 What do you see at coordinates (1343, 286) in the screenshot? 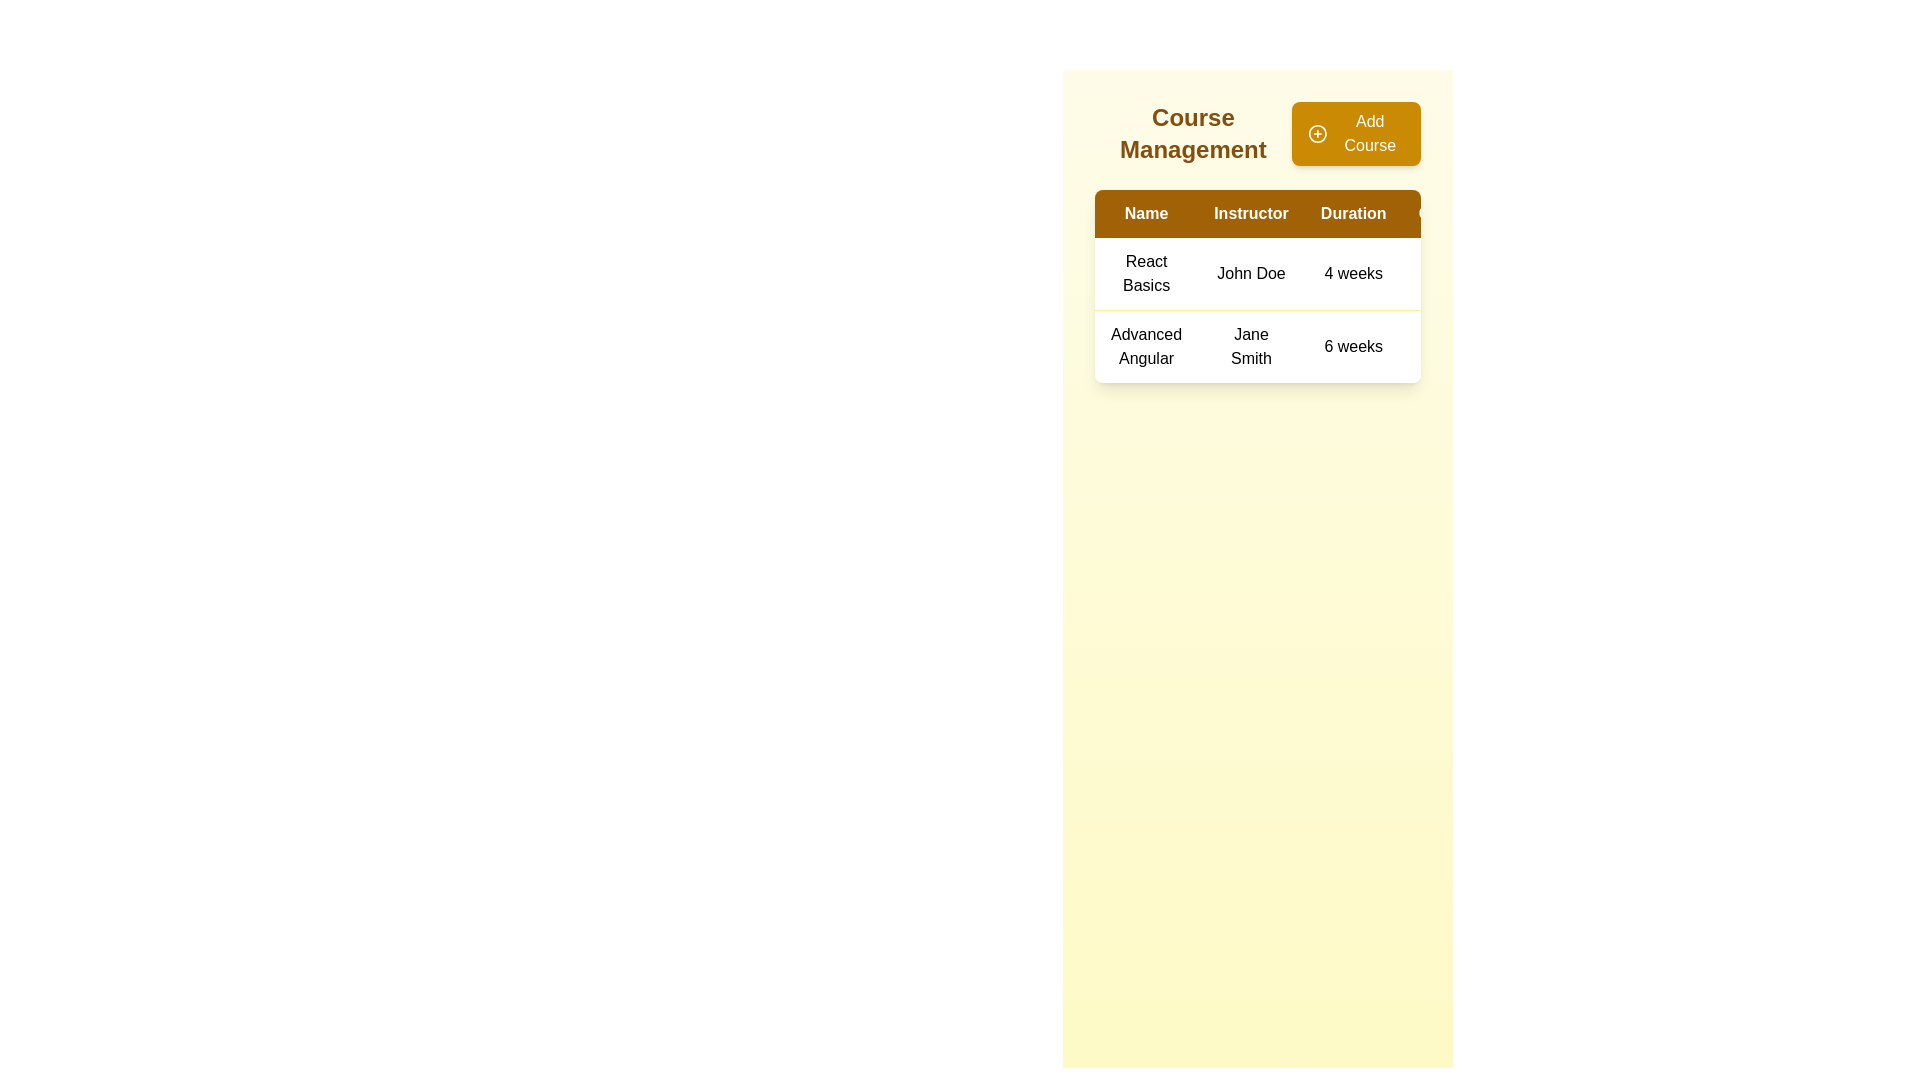
I see `contents of the first row in the course table, which includes details about the course name, instructor, duration, and capacity` at bounding box center [1343, 286].